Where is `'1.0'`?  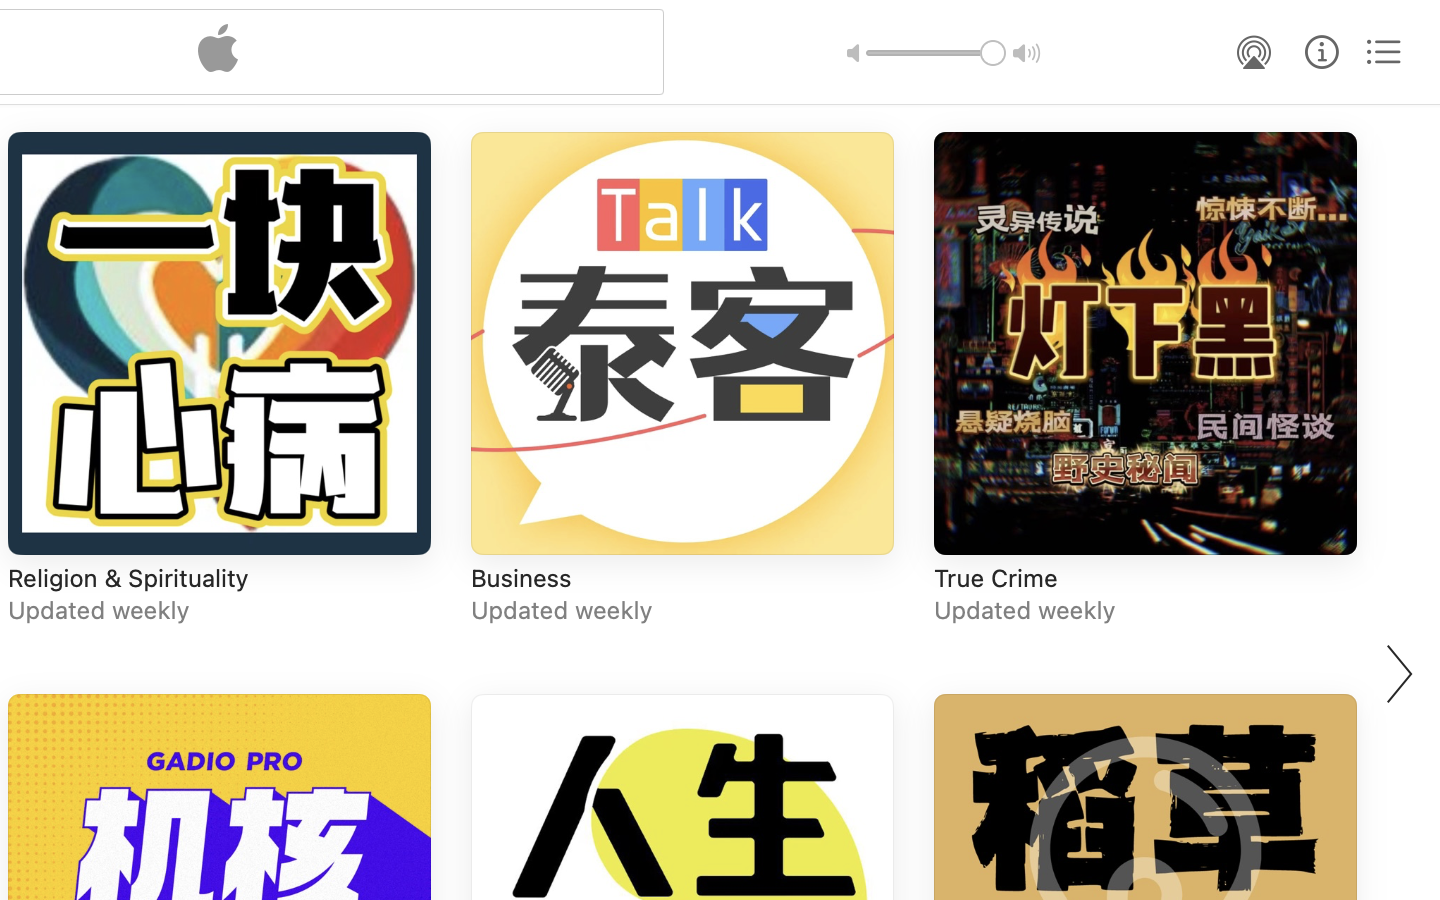 '1.0' is located at coordinates (936, 52).